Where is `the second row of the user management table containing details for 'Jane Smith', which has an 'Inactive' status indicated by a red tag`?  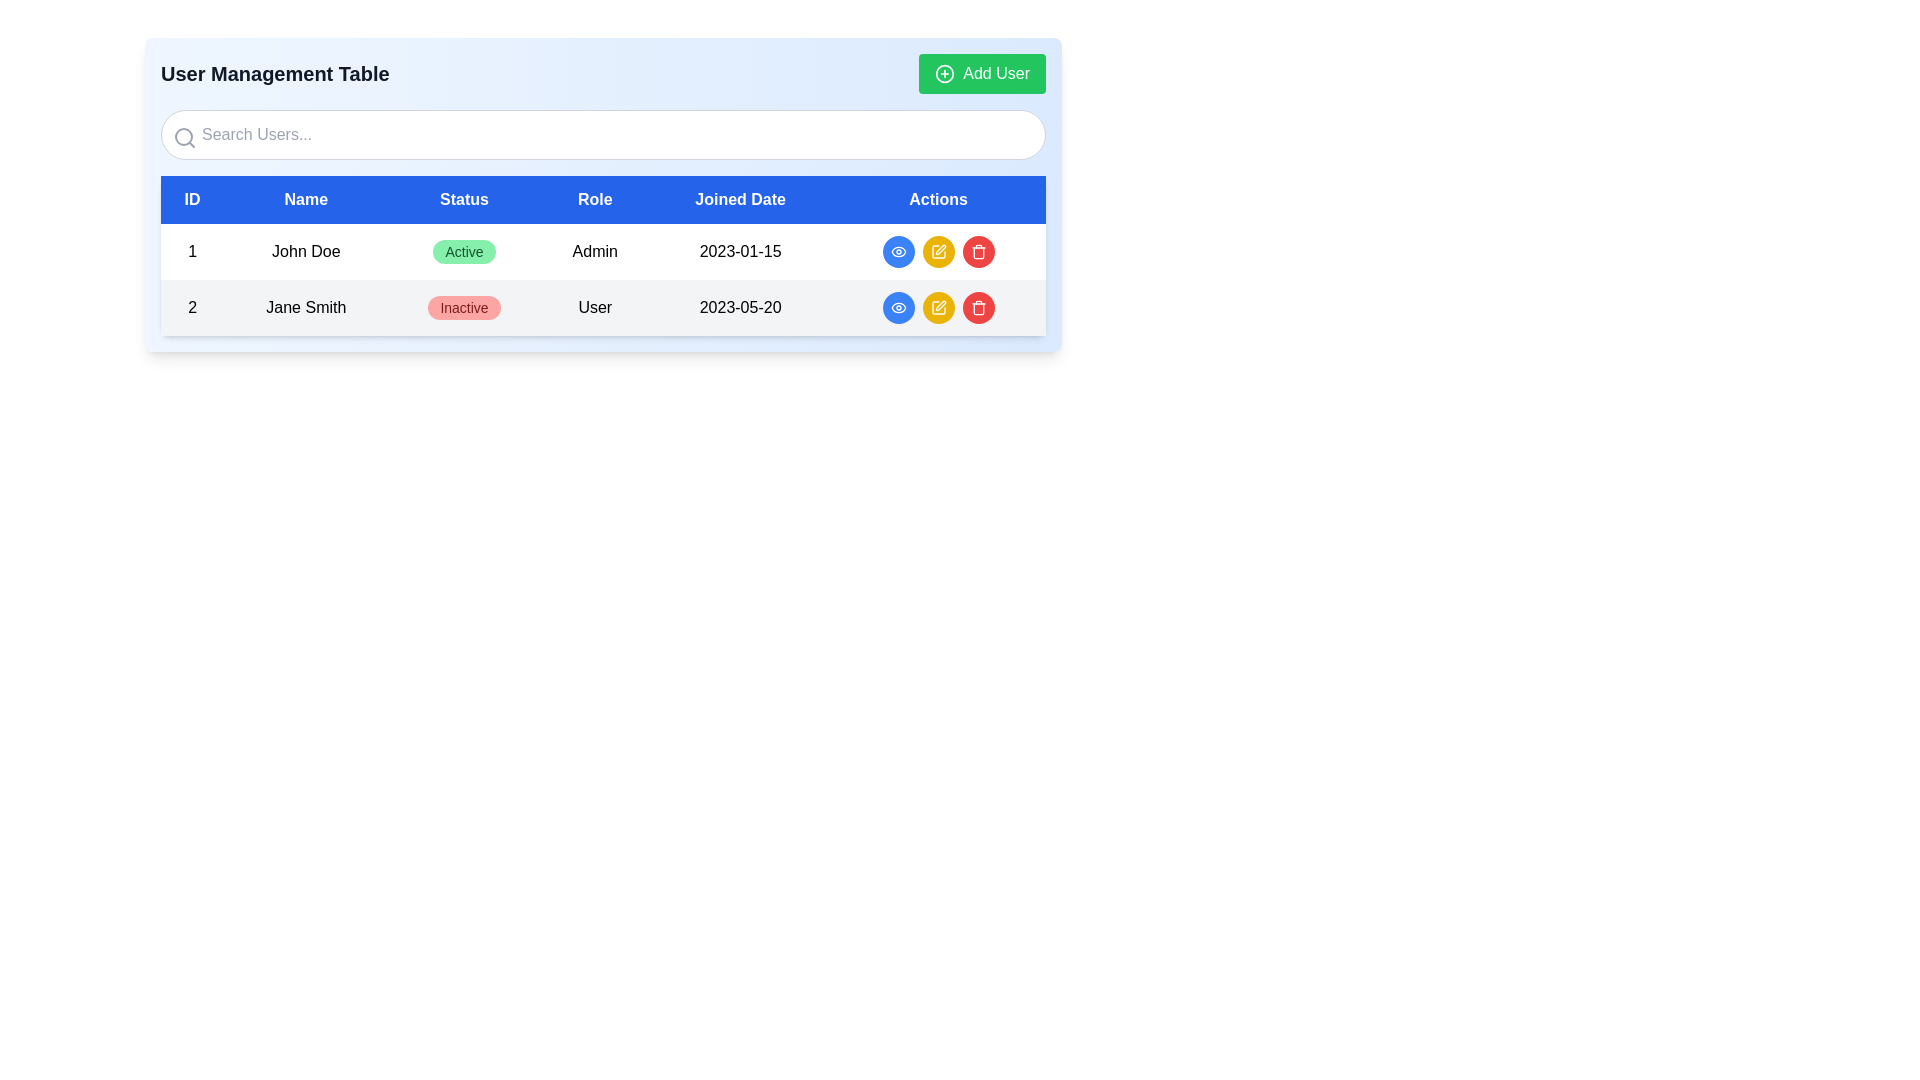 the second row of the user management table containing details for 'Jane Smith', which has an 'Inactive' status indicated by a red tag is located at coordinates (602, 308).